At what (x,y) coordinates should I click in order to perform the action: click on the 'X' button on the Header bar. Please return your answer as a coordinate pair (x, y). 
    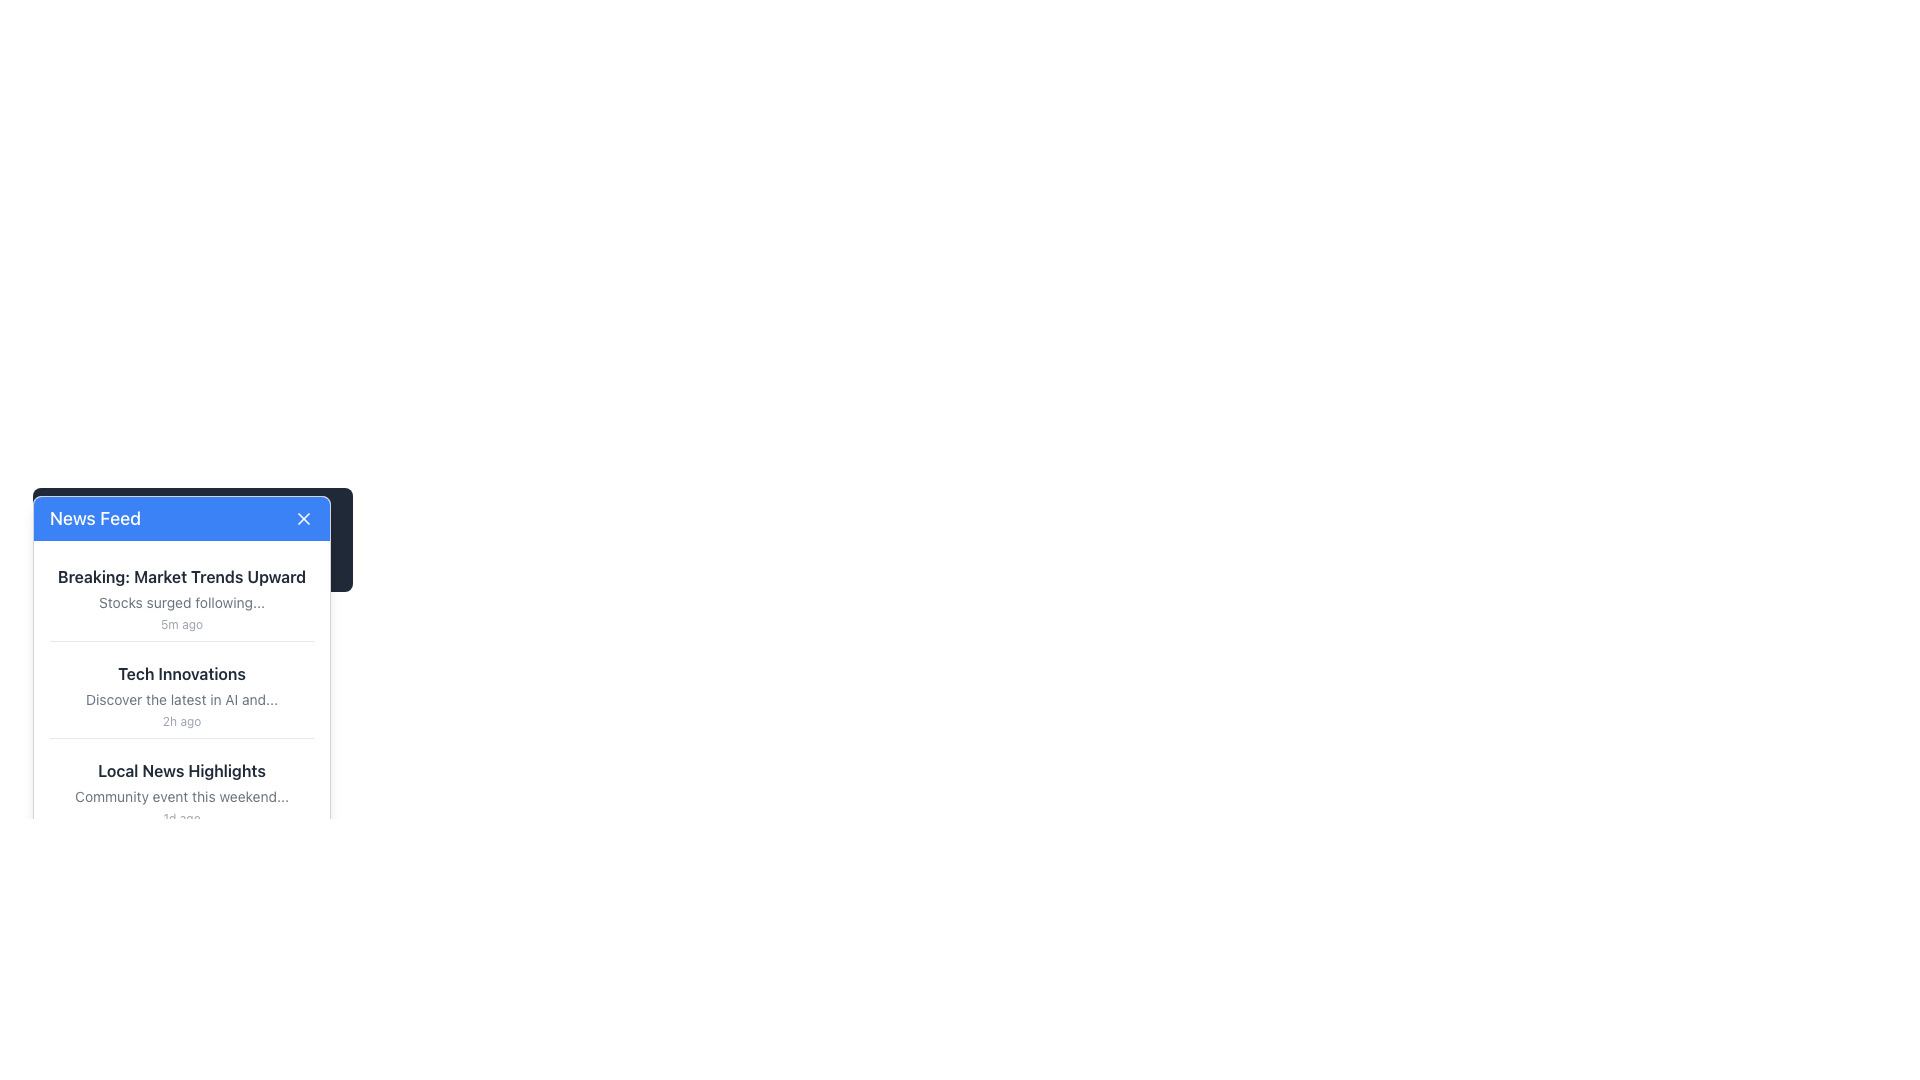
    Looking at the image, I should click on (192, 540).